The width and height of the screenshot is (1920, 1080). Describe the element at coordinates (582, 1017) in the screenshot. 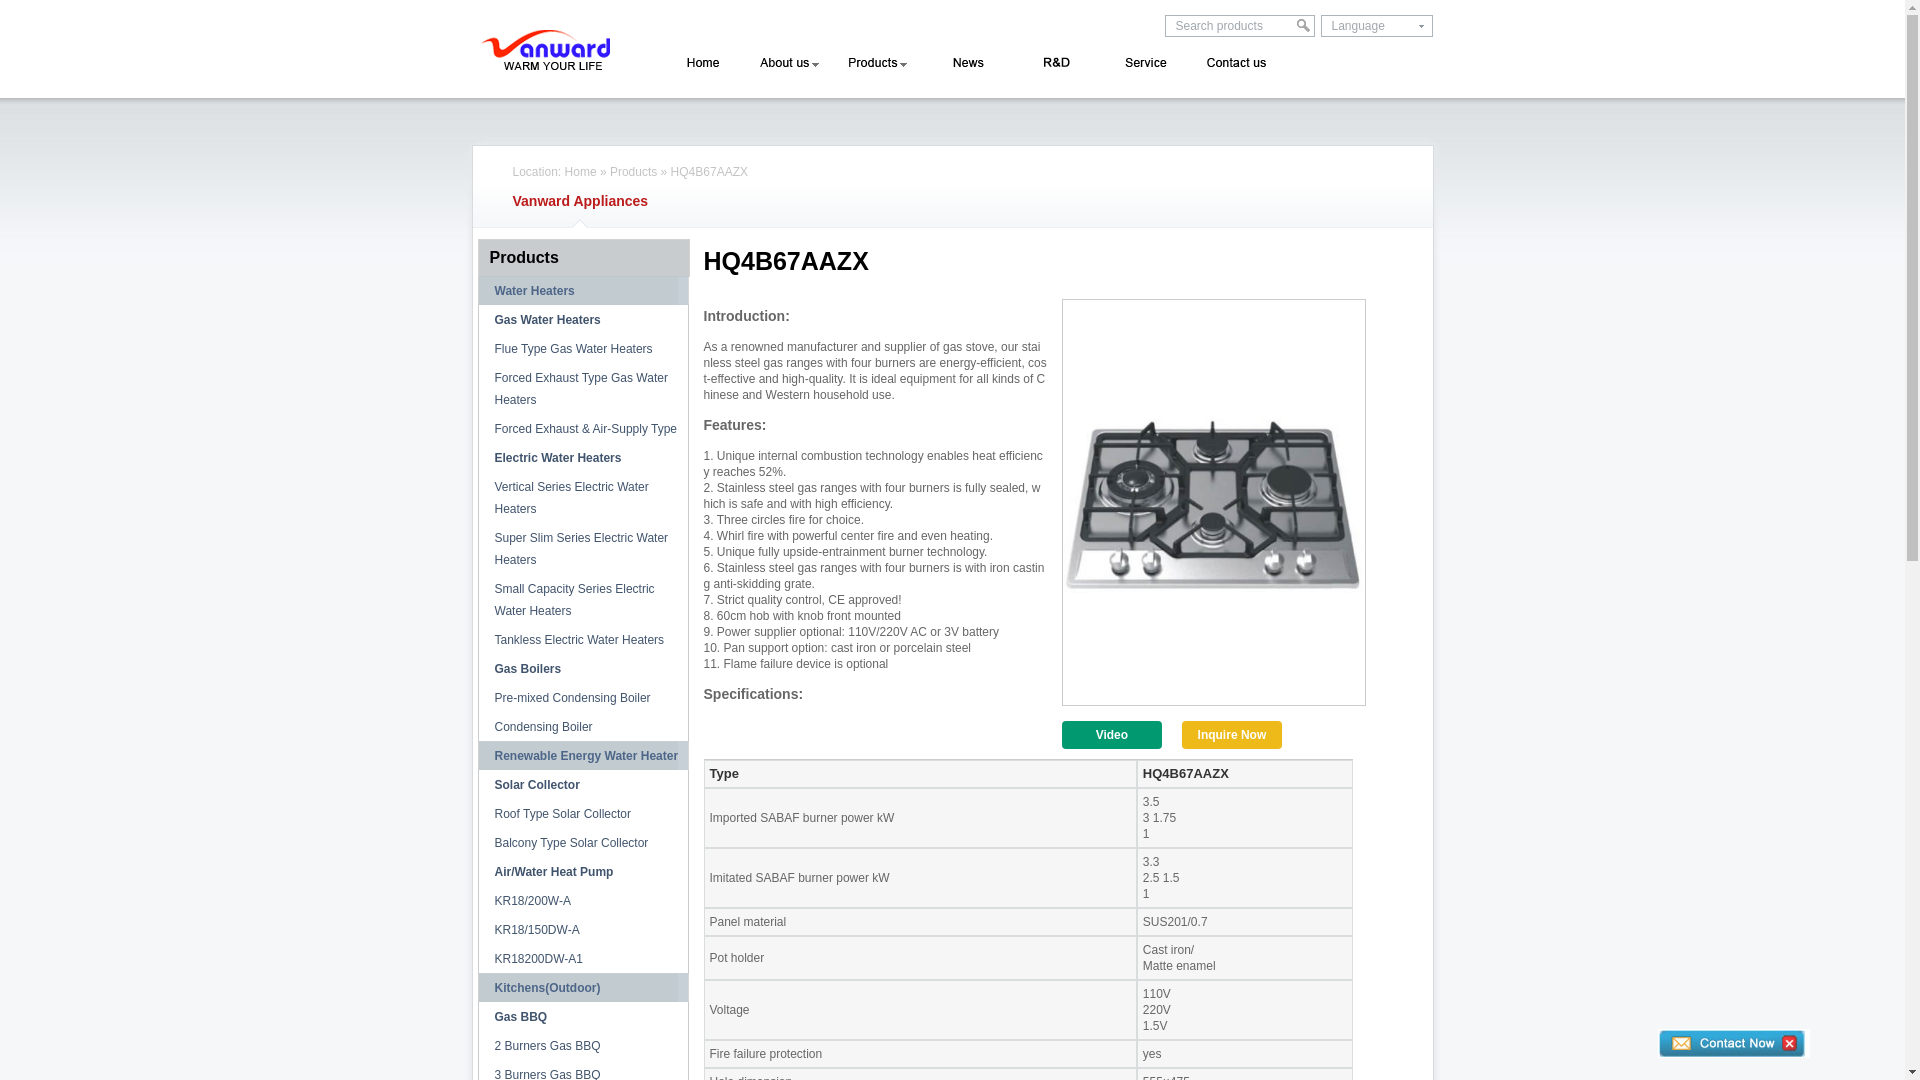

I see `'Gas BBQ'` at that location.